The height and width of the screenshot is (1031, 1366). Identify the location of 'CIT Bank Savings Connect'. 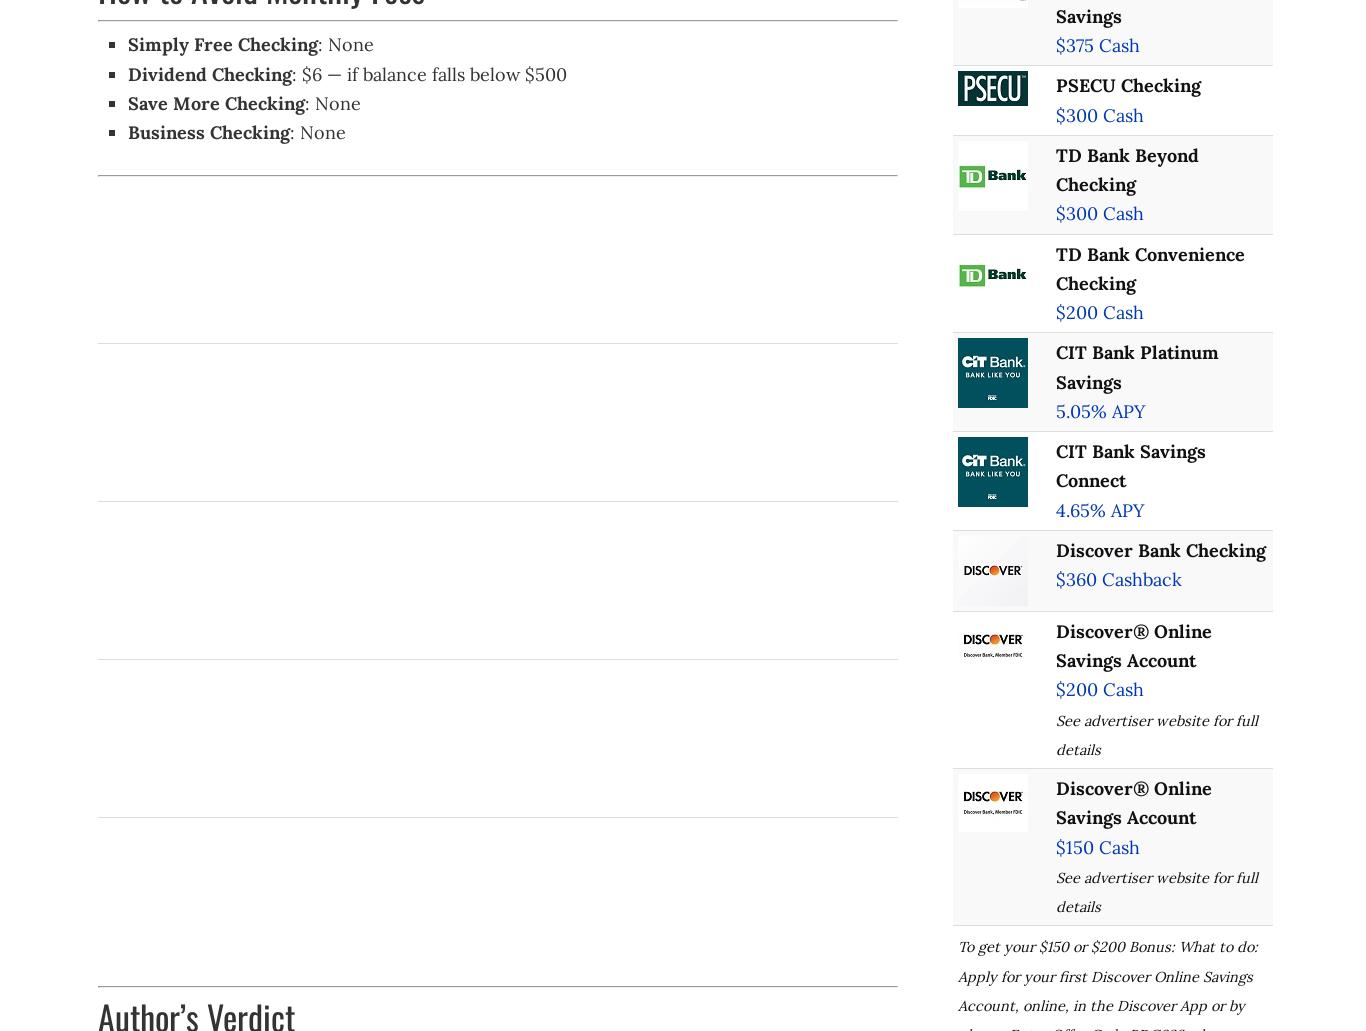
(1128, 466).